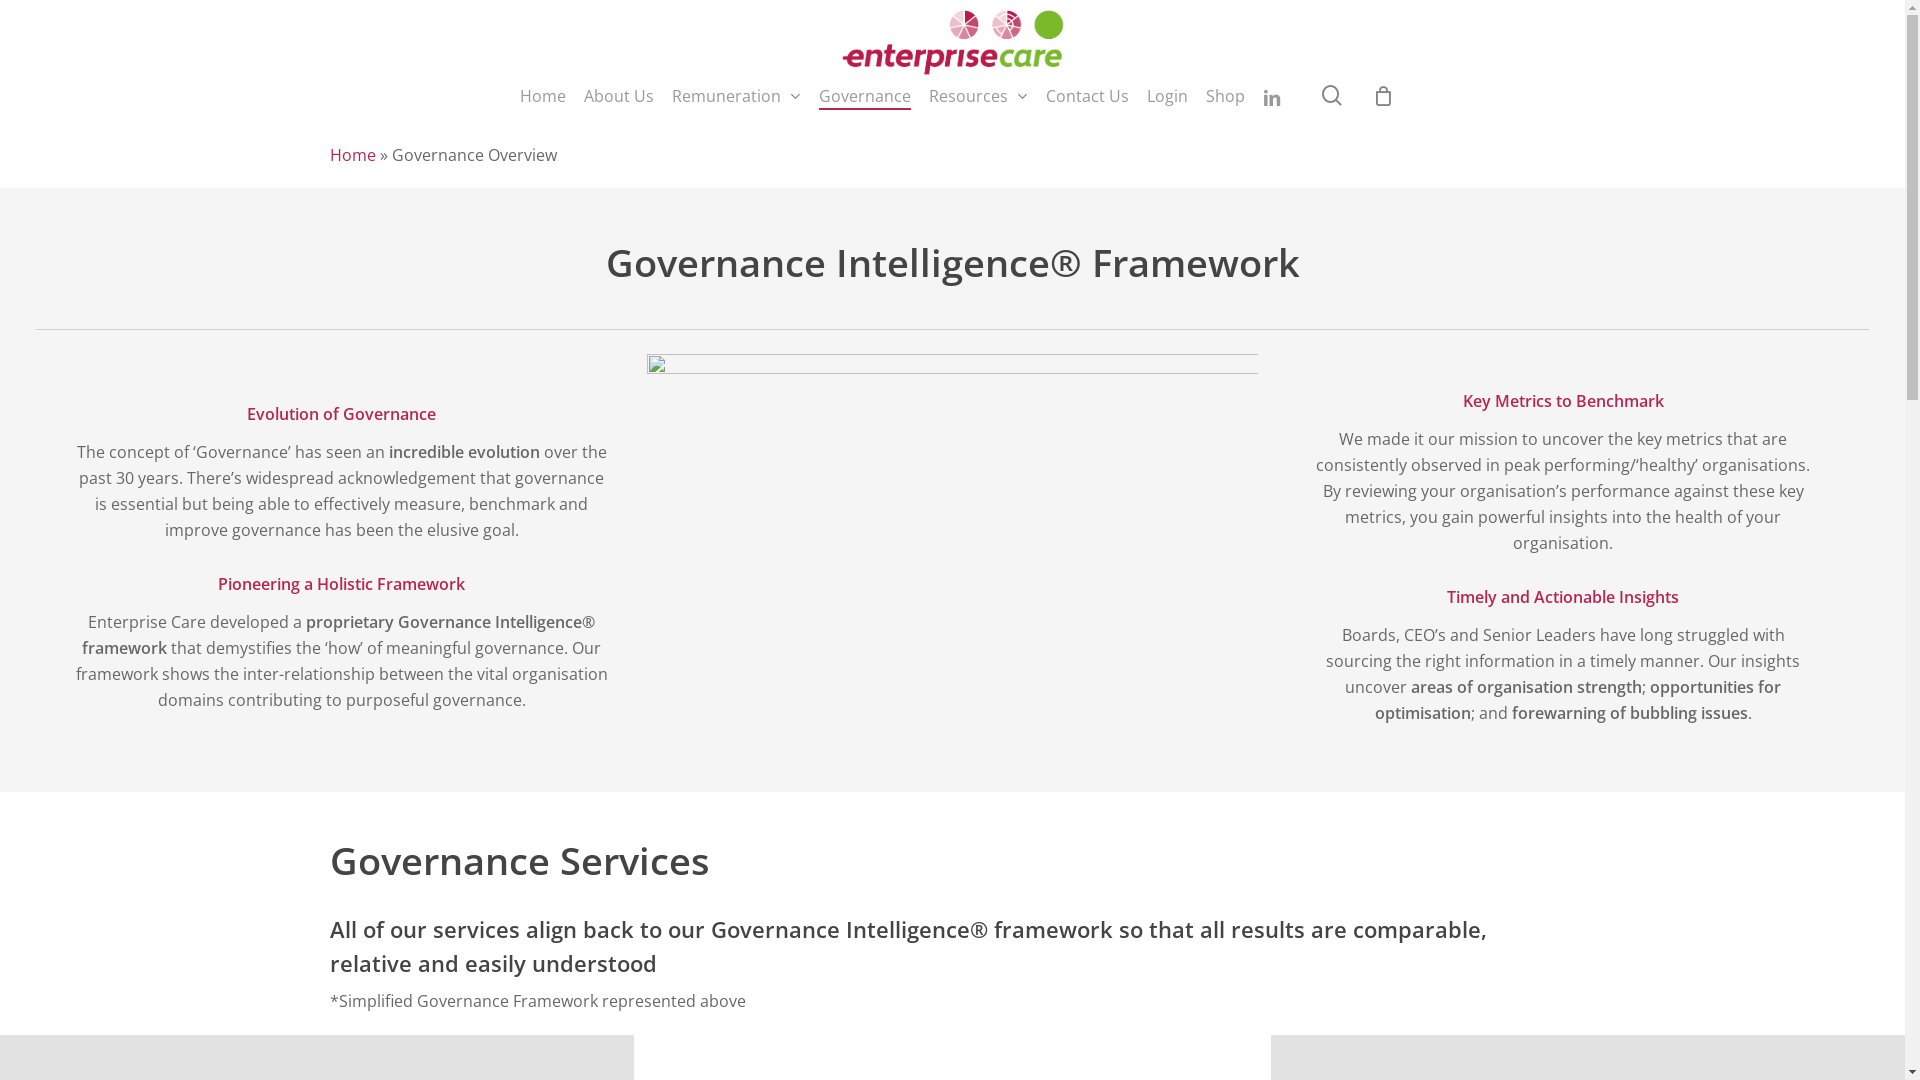 The image size is (1920, 1080). What do you see at coordinates (1167, 96) in the screenshot?
I see `'Login'` at bounding box center [1167, 96].